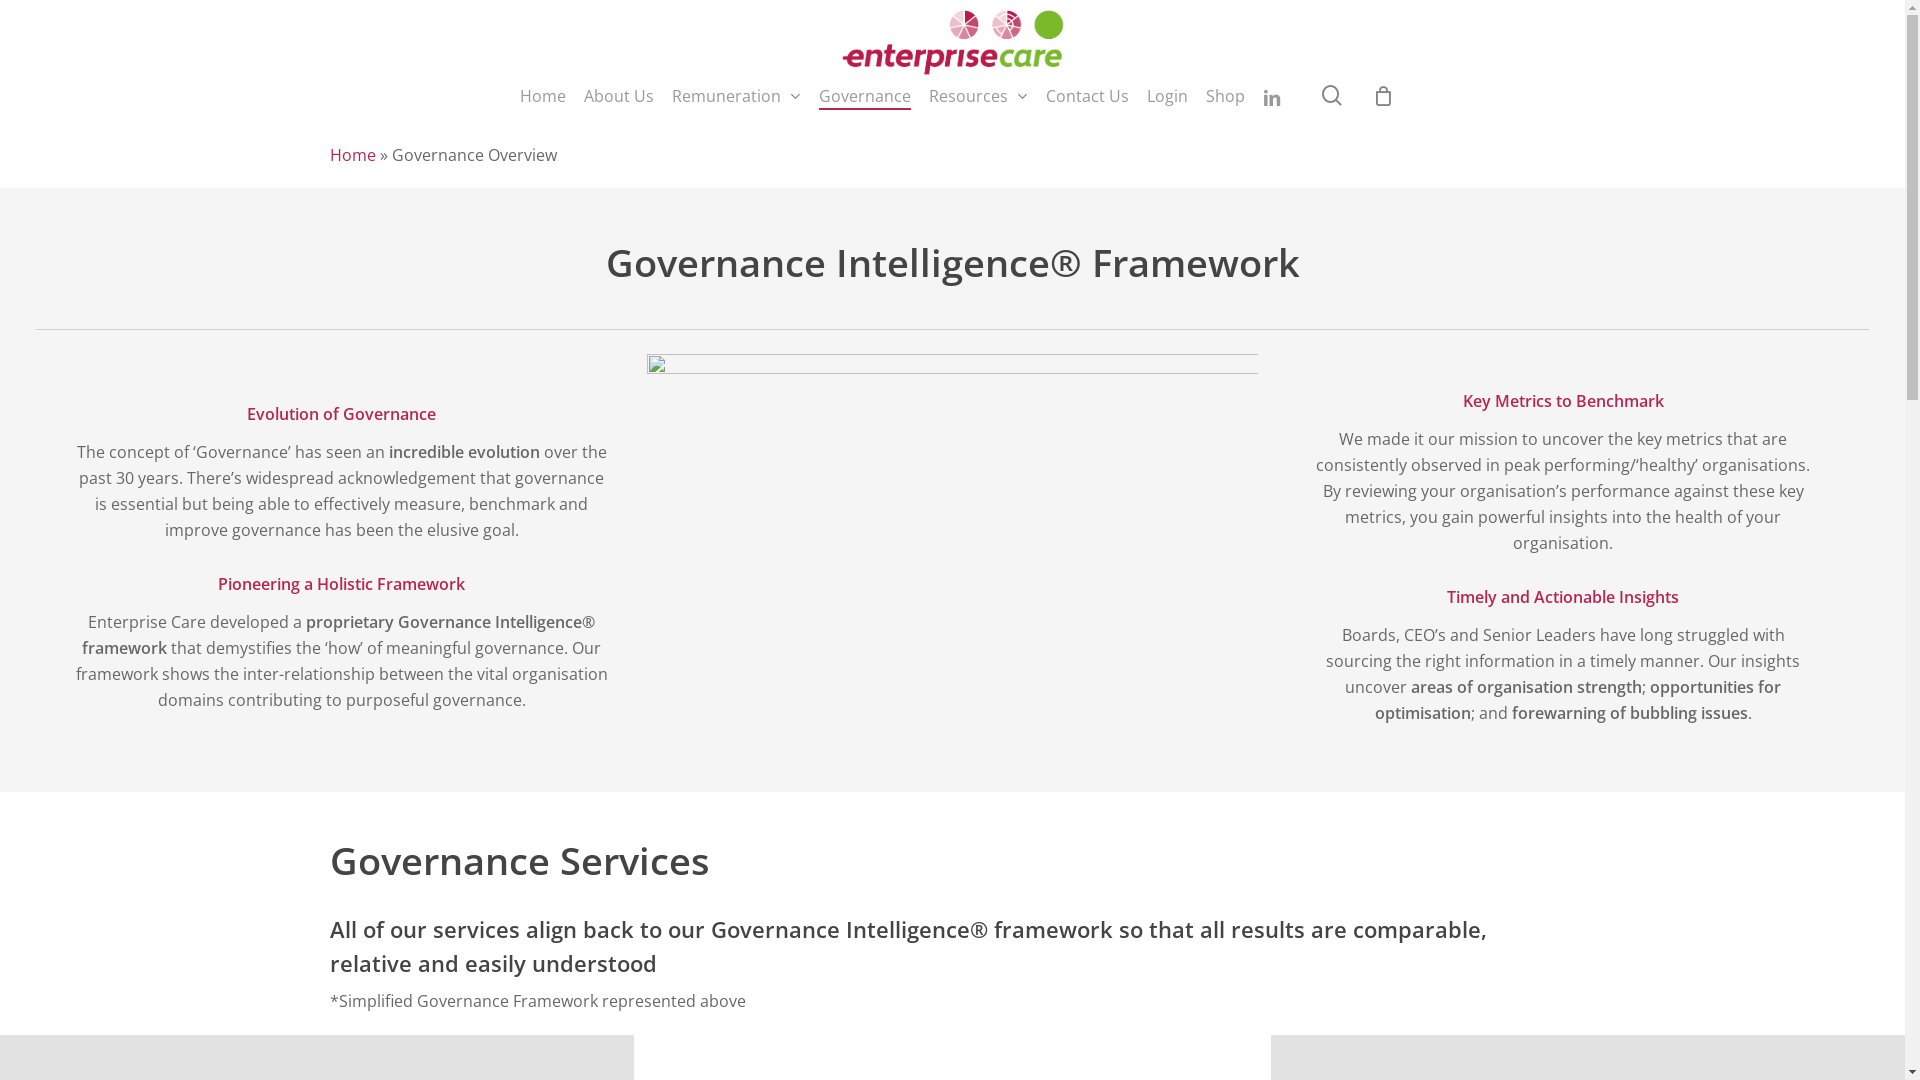 The image size is (1920, 1080). What do you see at coordinates (1167, 96) in the screenshot?
I see `'Login'` at bounding box center [1167, 96].